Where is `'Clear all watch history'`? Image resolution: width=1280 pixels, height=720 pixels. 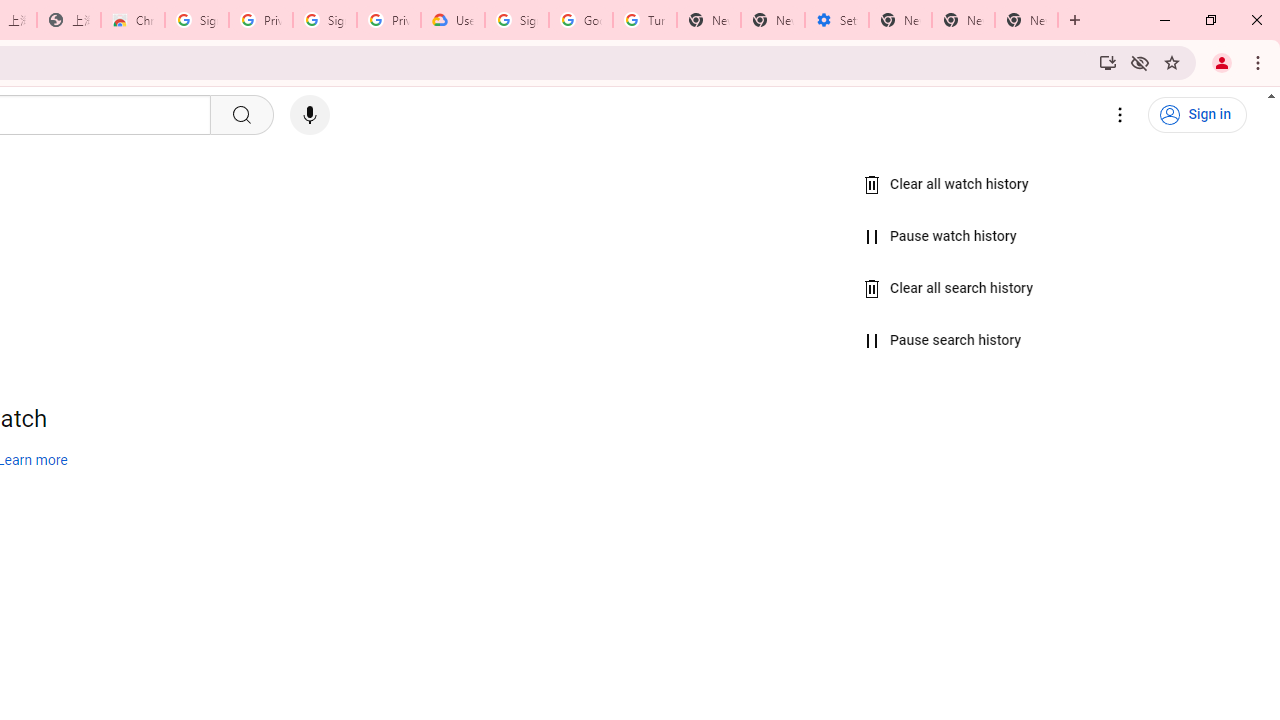 'Clear all watch history' is located at coordinates (946, 185).